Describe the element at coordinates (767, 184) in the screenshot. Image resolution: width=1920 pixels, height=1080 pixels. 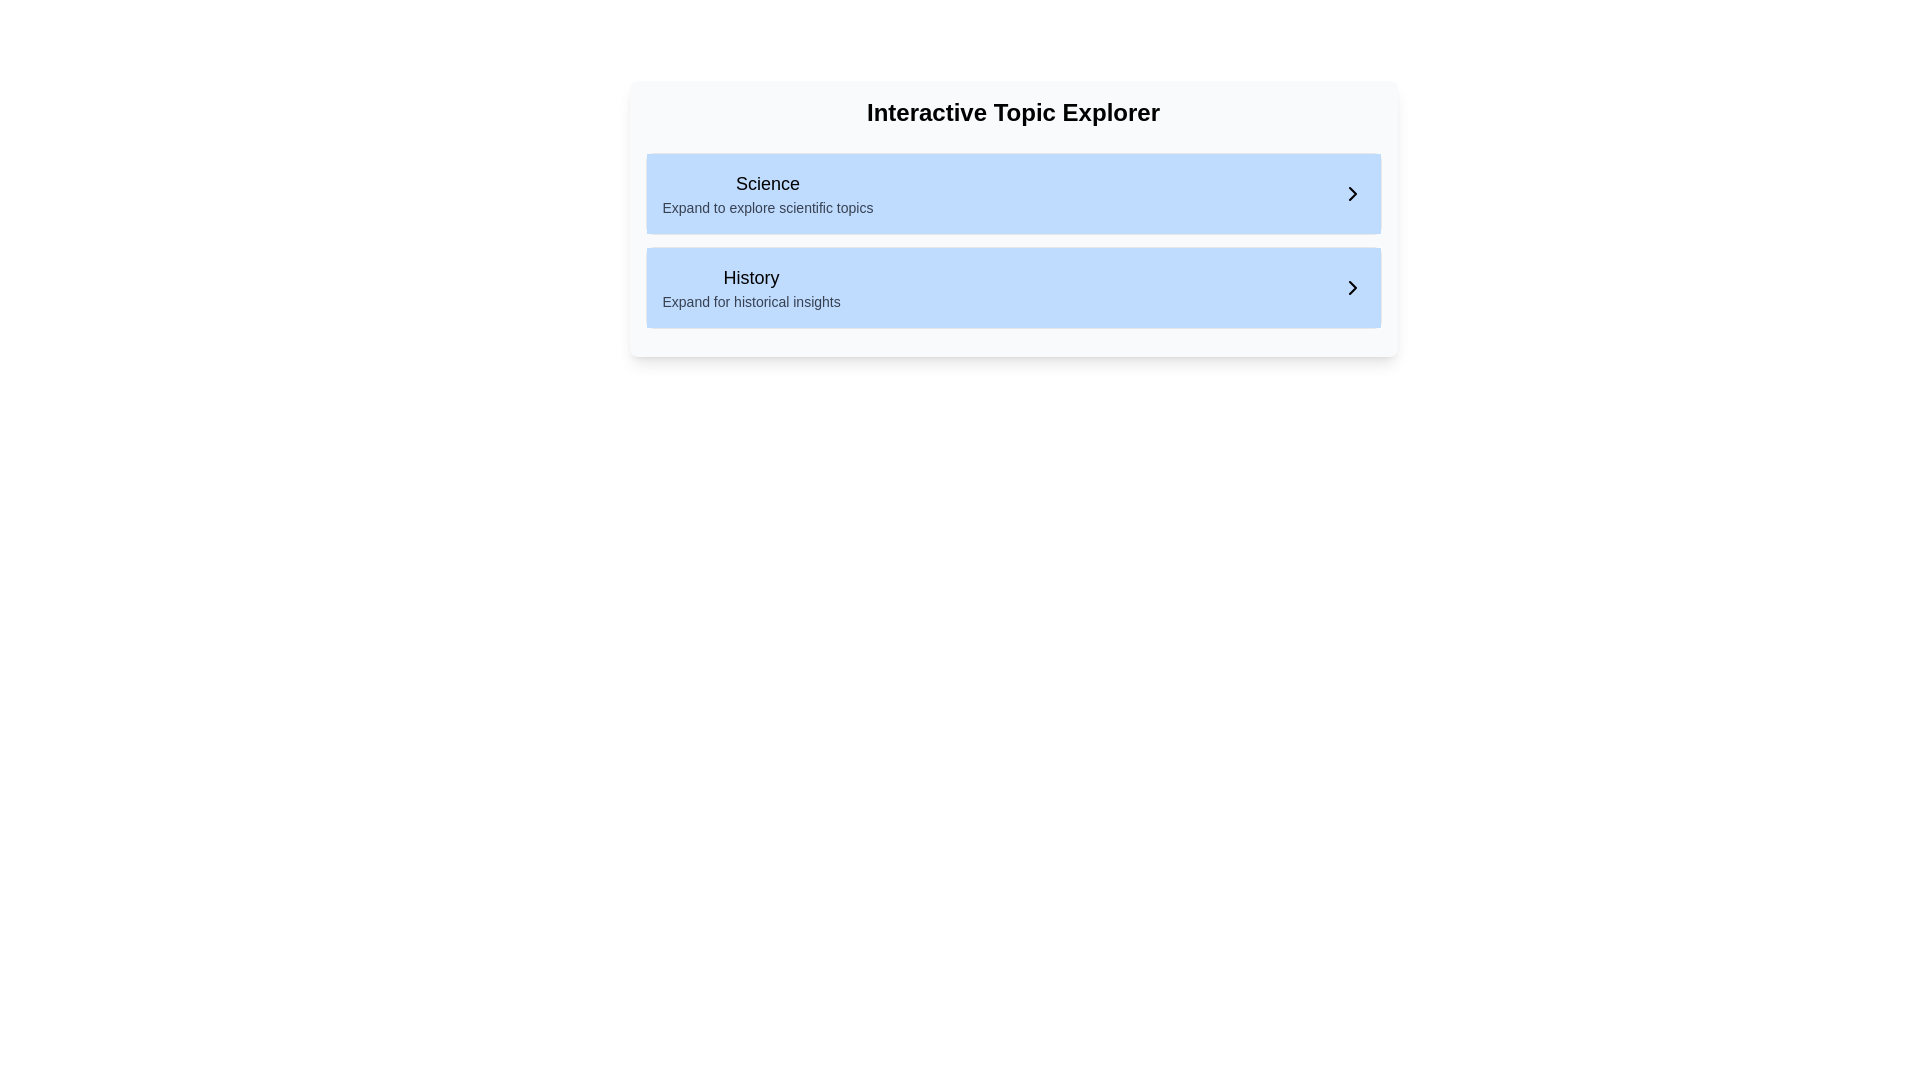
I see `the title text label located at the top of the first blue section under 'Interactive Topic Explorer', which indicates the category of the associated content` at that location.